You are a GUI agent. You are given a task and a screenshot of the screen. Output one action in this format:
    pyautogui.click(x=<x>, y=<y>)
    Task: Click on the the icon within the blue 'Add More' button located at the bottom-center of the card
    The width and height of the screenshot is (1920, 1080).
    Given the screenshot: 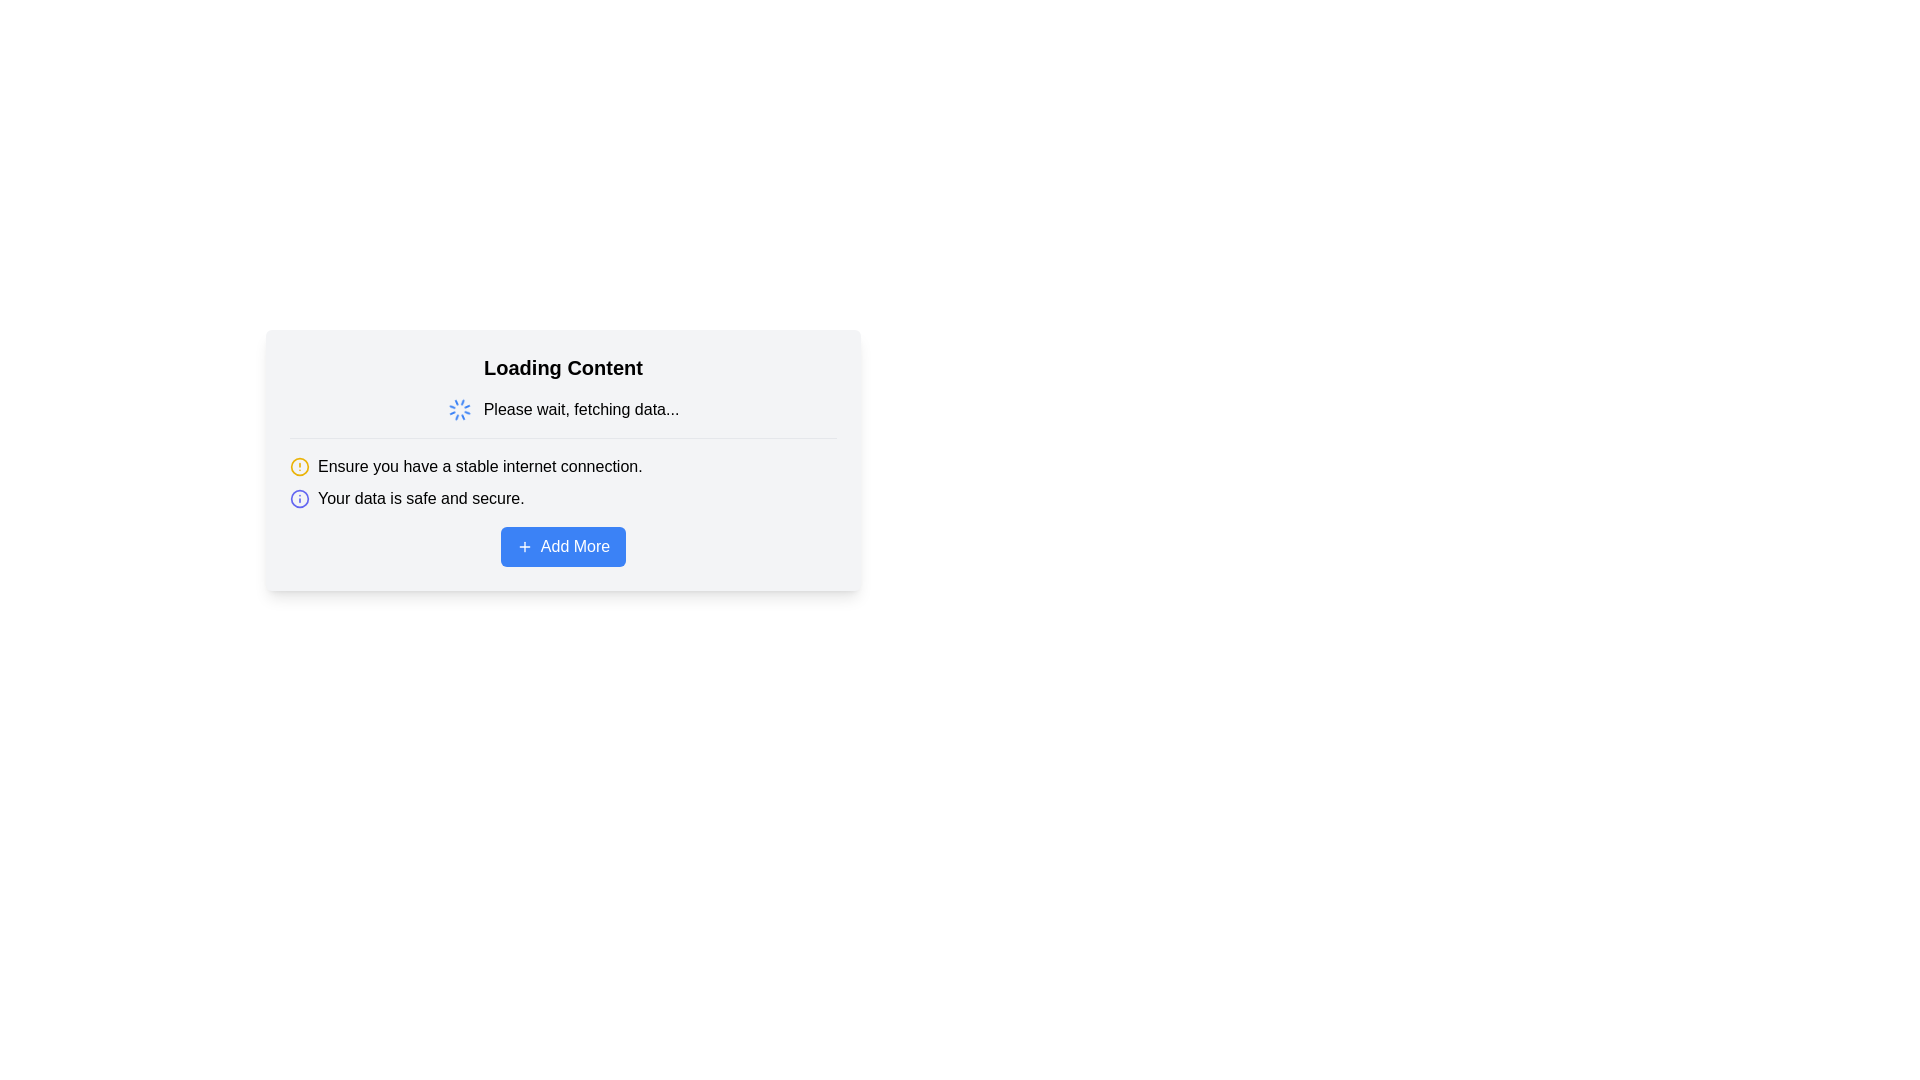 What is the action you would take?
    pyautogui.click(x=524, y=547)
    